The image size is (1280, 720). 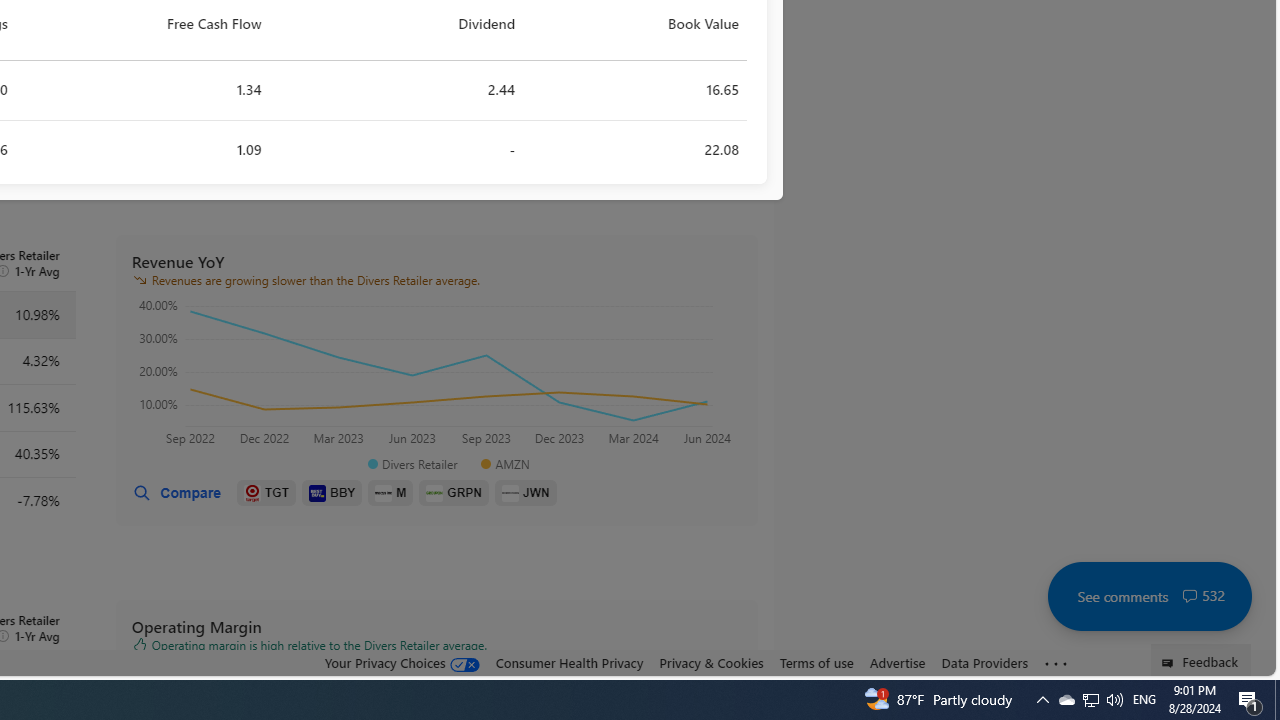 What do you see at coordinates (896, 663) in the screenshot?
I see `'Advertise'` at bounding box center [896, 663].